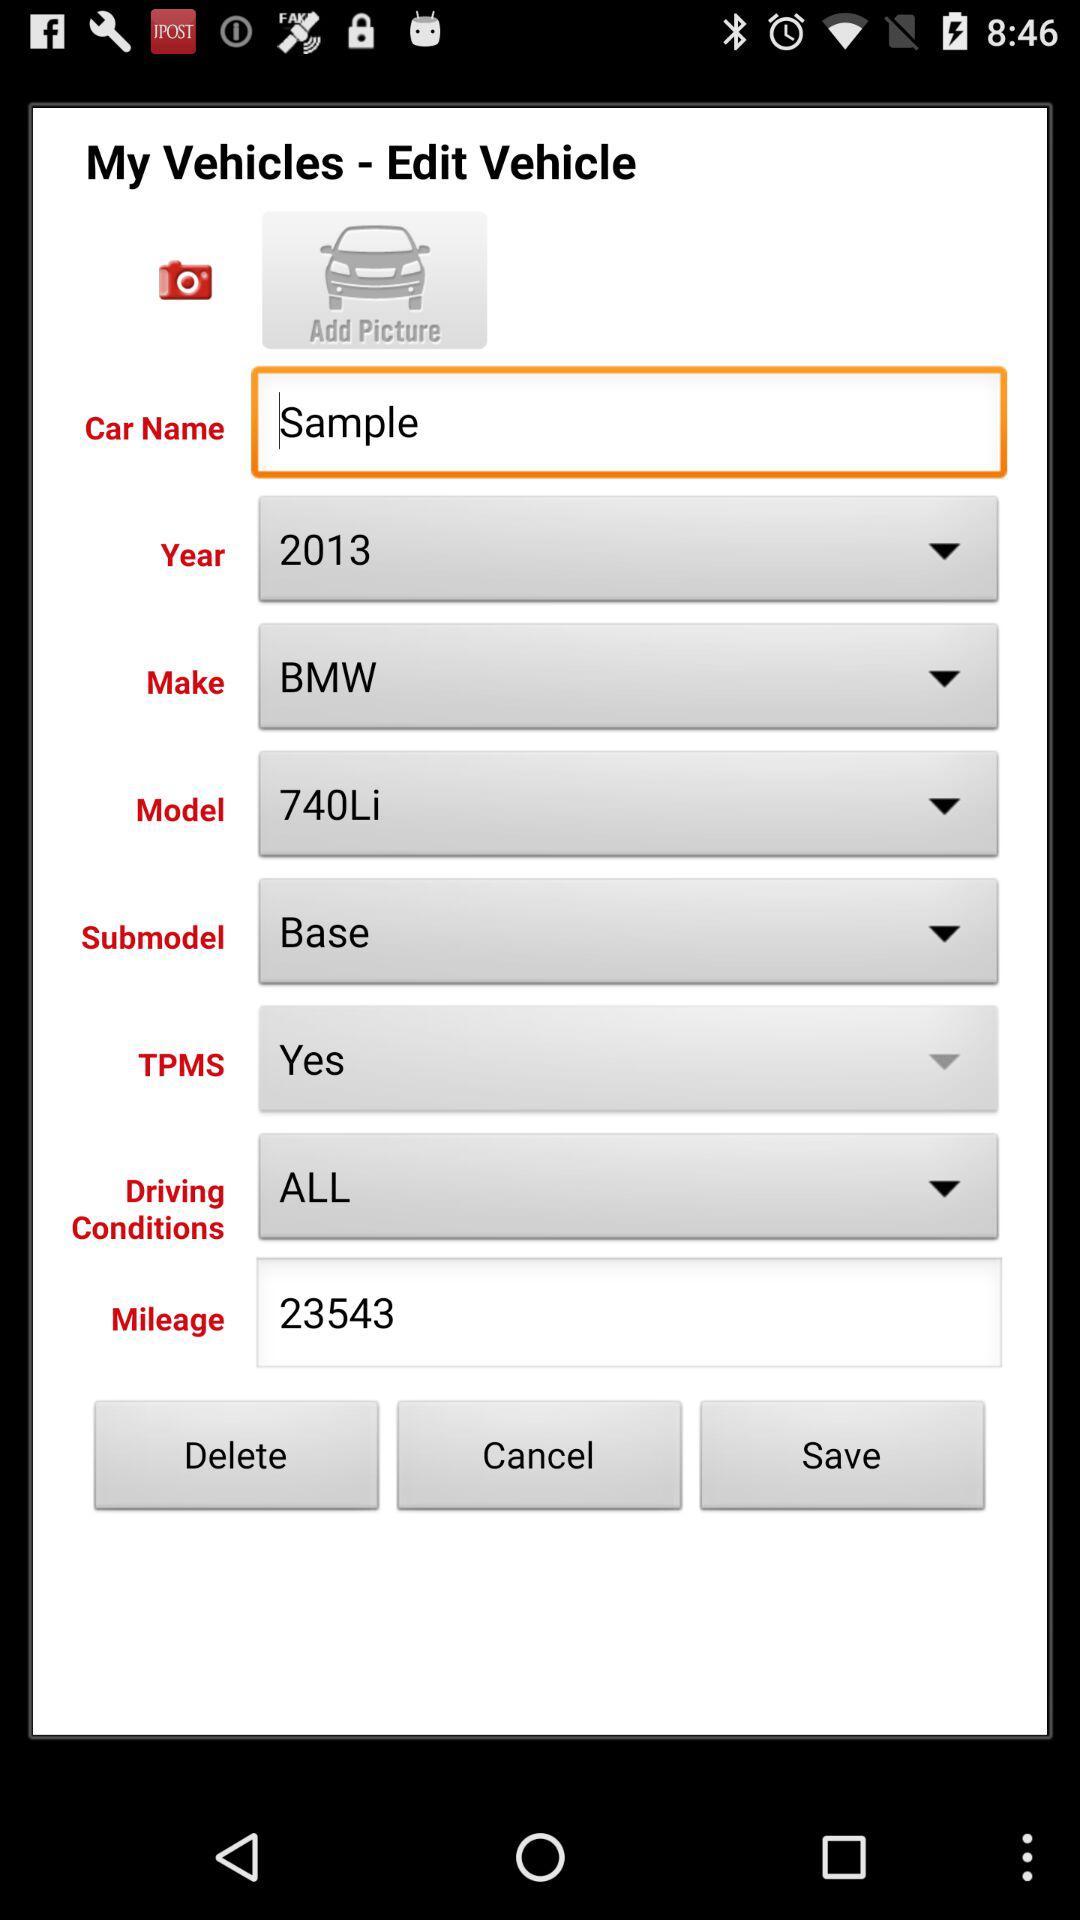 The height and width of the screenshot is (1920, 1080). I want to click on open camera to take photo of vehicle, so click(185, 279).